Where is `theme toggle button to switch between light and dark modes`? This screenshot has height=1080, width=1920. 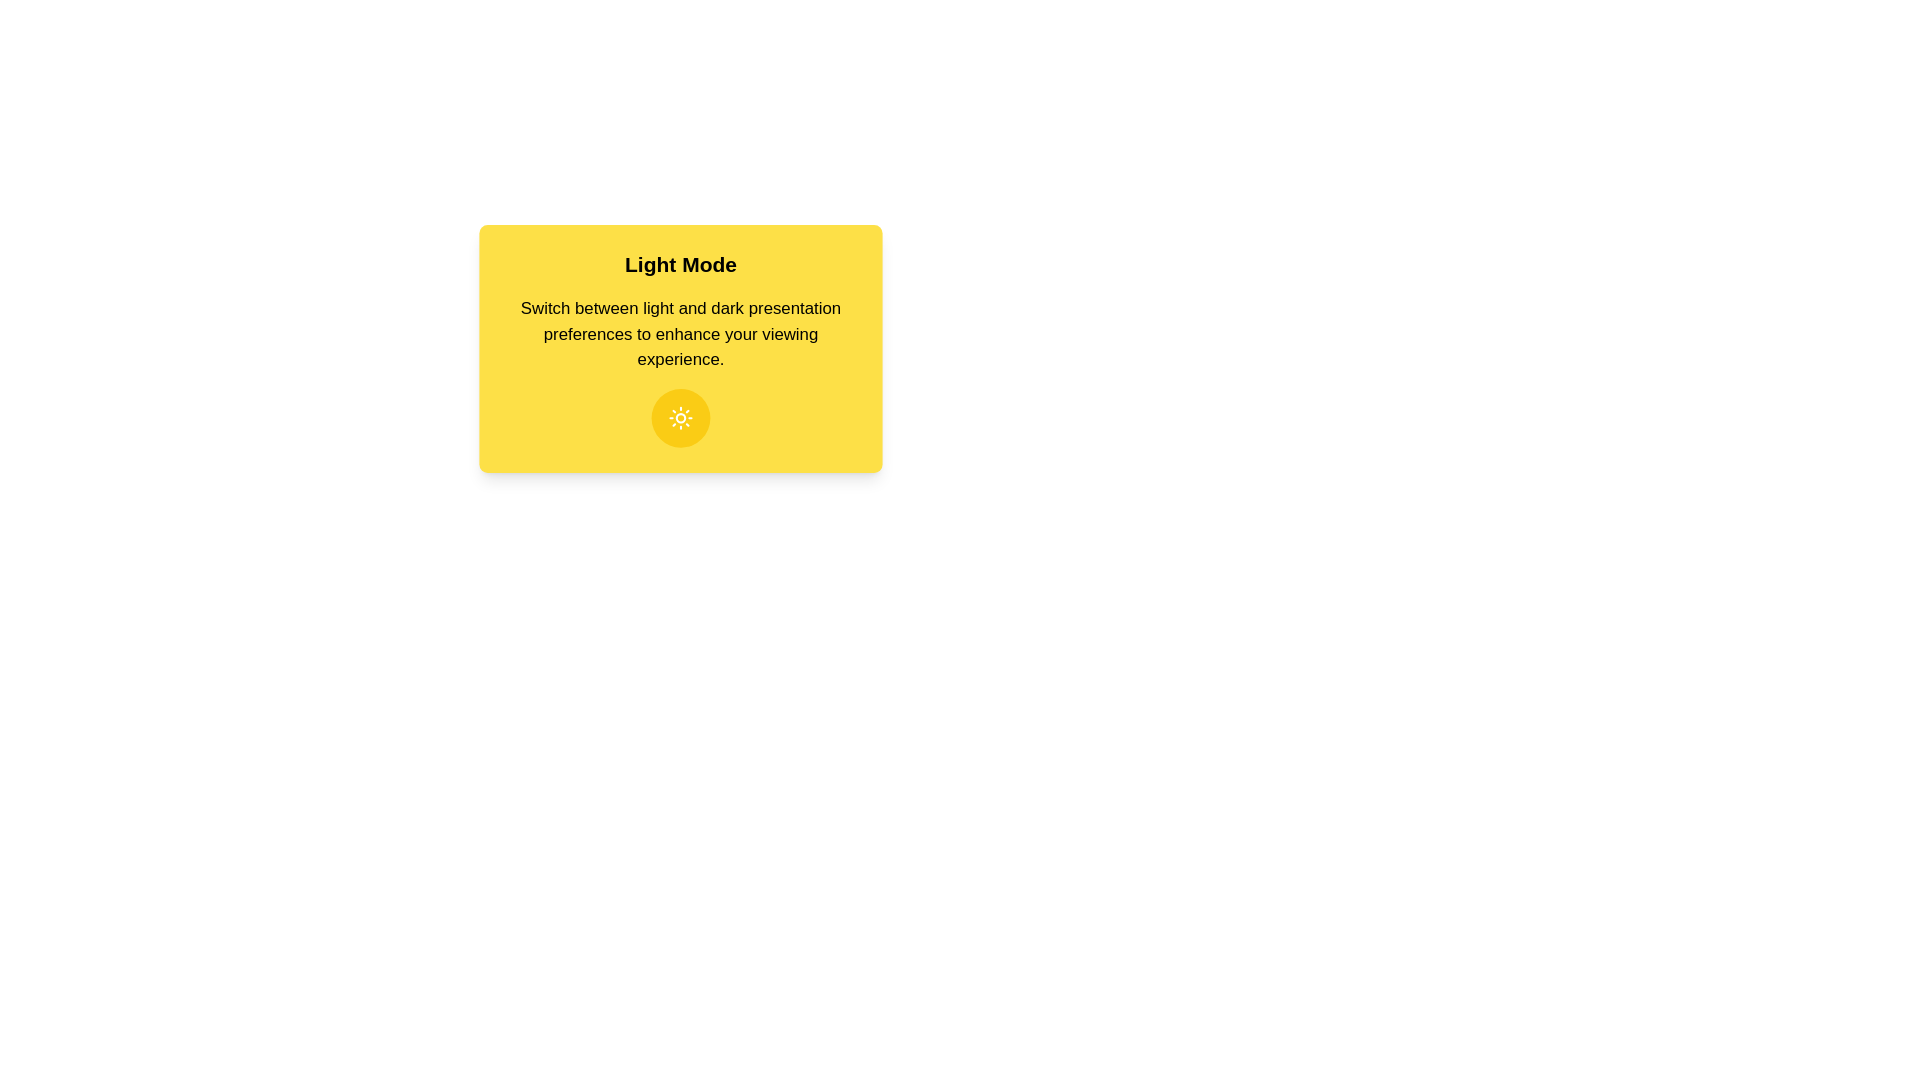 theme toggle button to switch between light and dark modes is located at coordinates (681, 416).